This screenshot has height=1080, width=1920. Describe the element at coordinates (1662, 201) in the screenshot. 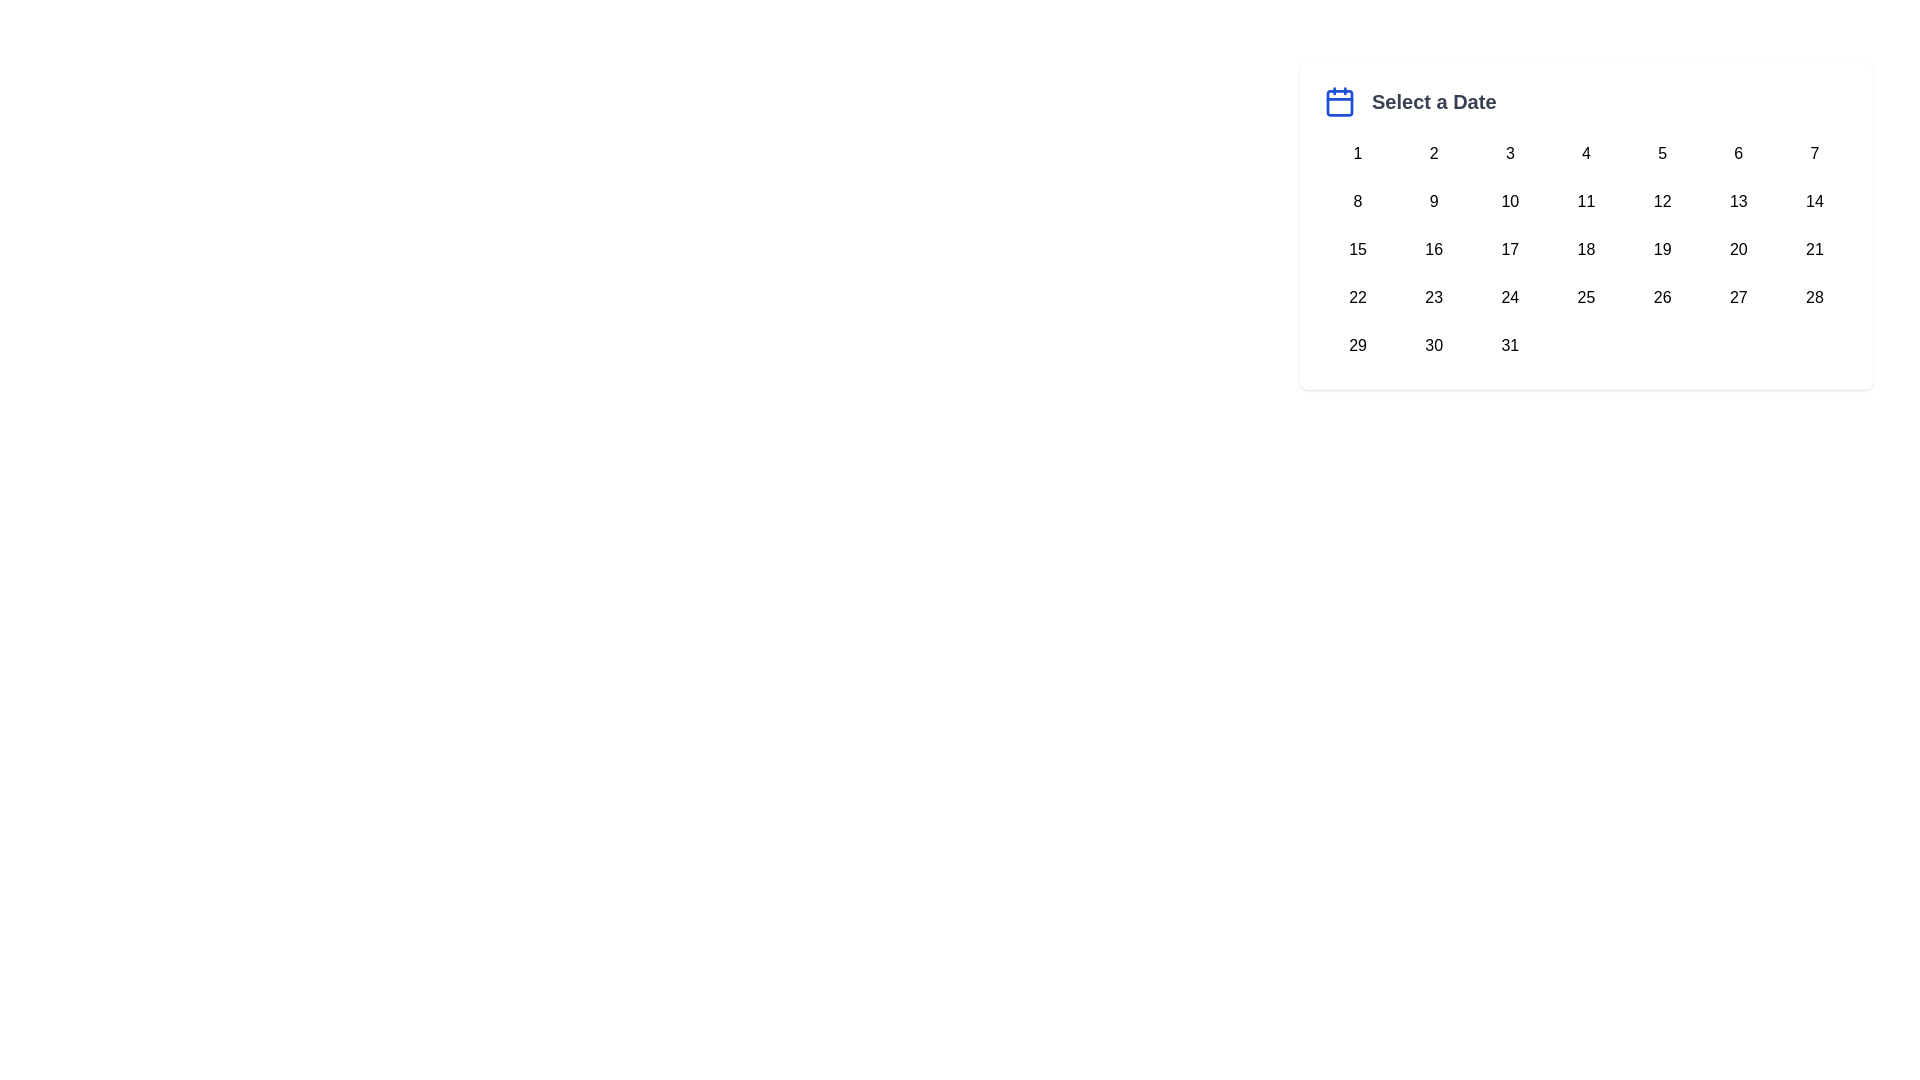

I see `the button displaying the number '12' in the second row and fifth column of the grid layout to trigger hover styles` at that location.